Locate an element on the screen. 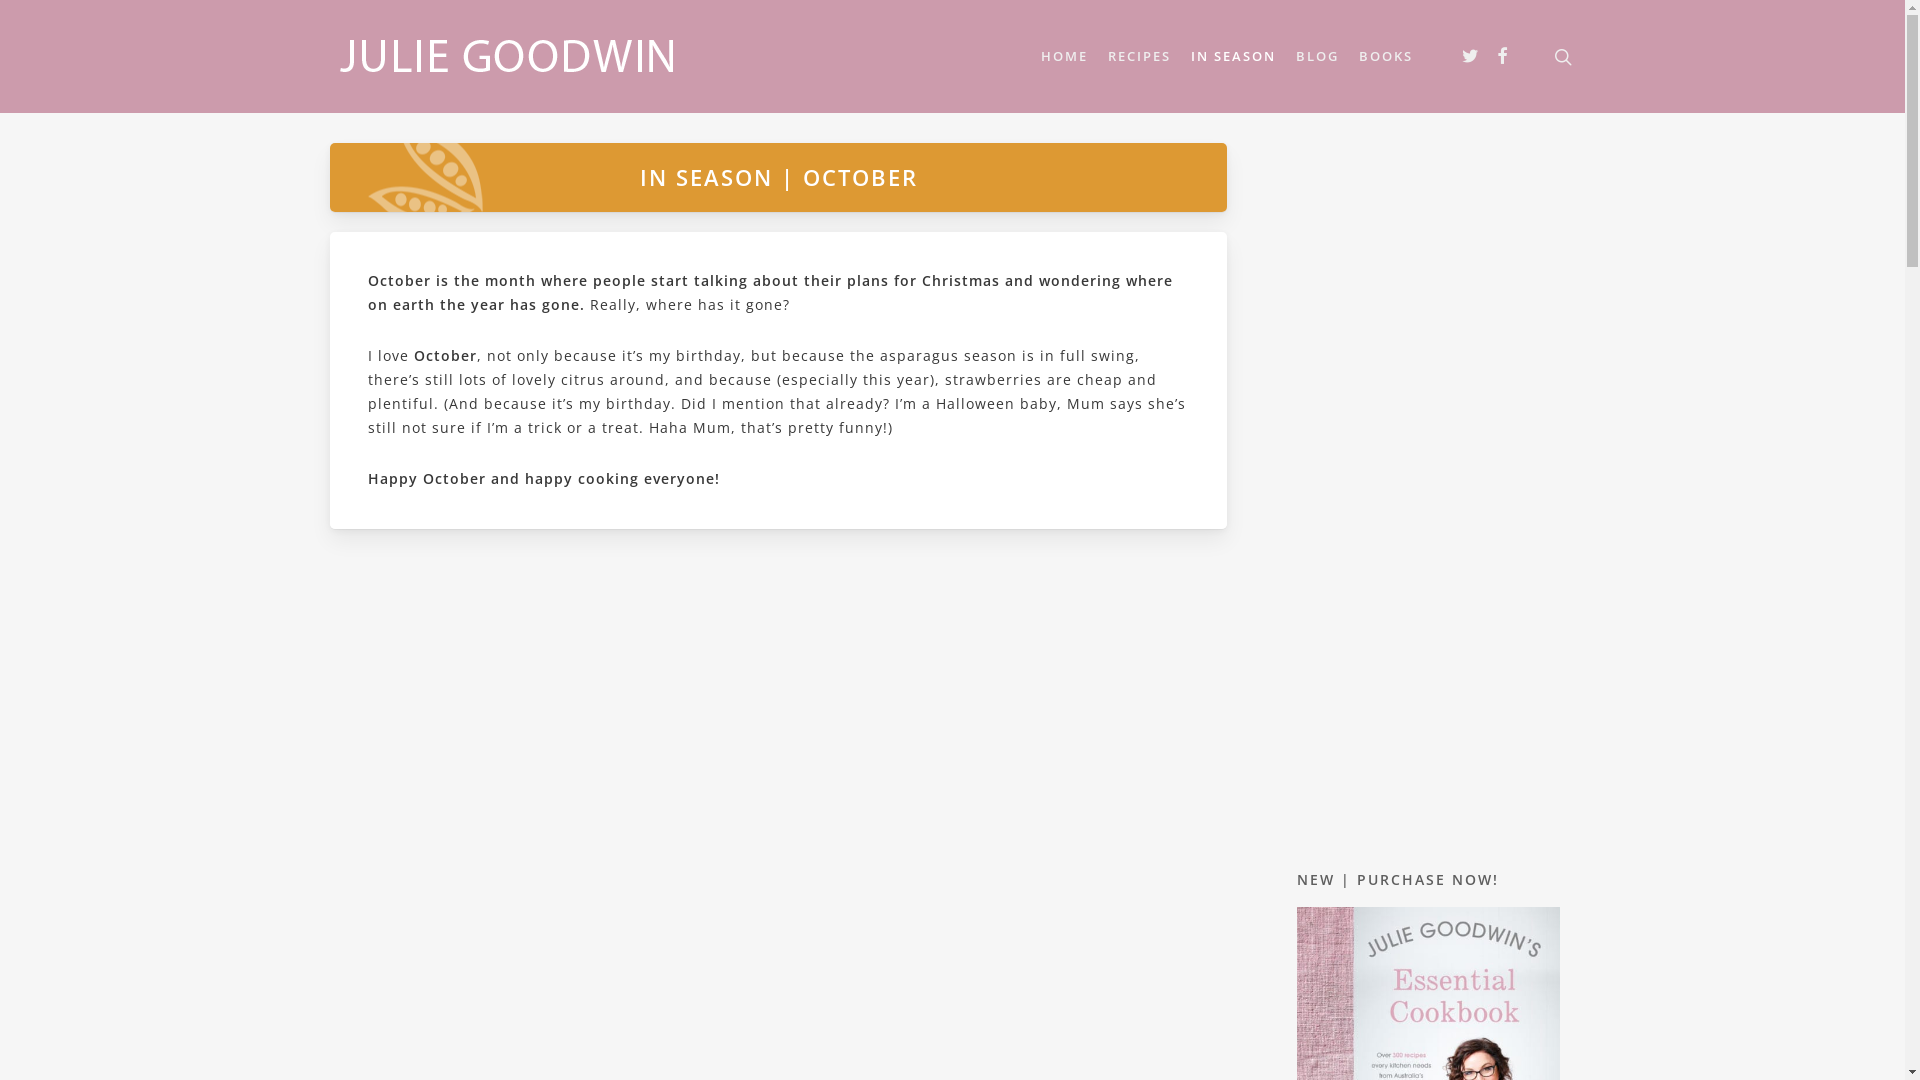 This screenshot has height=1080, width=1920. 'IN SEASON' is located at coordinates (1232, 55).